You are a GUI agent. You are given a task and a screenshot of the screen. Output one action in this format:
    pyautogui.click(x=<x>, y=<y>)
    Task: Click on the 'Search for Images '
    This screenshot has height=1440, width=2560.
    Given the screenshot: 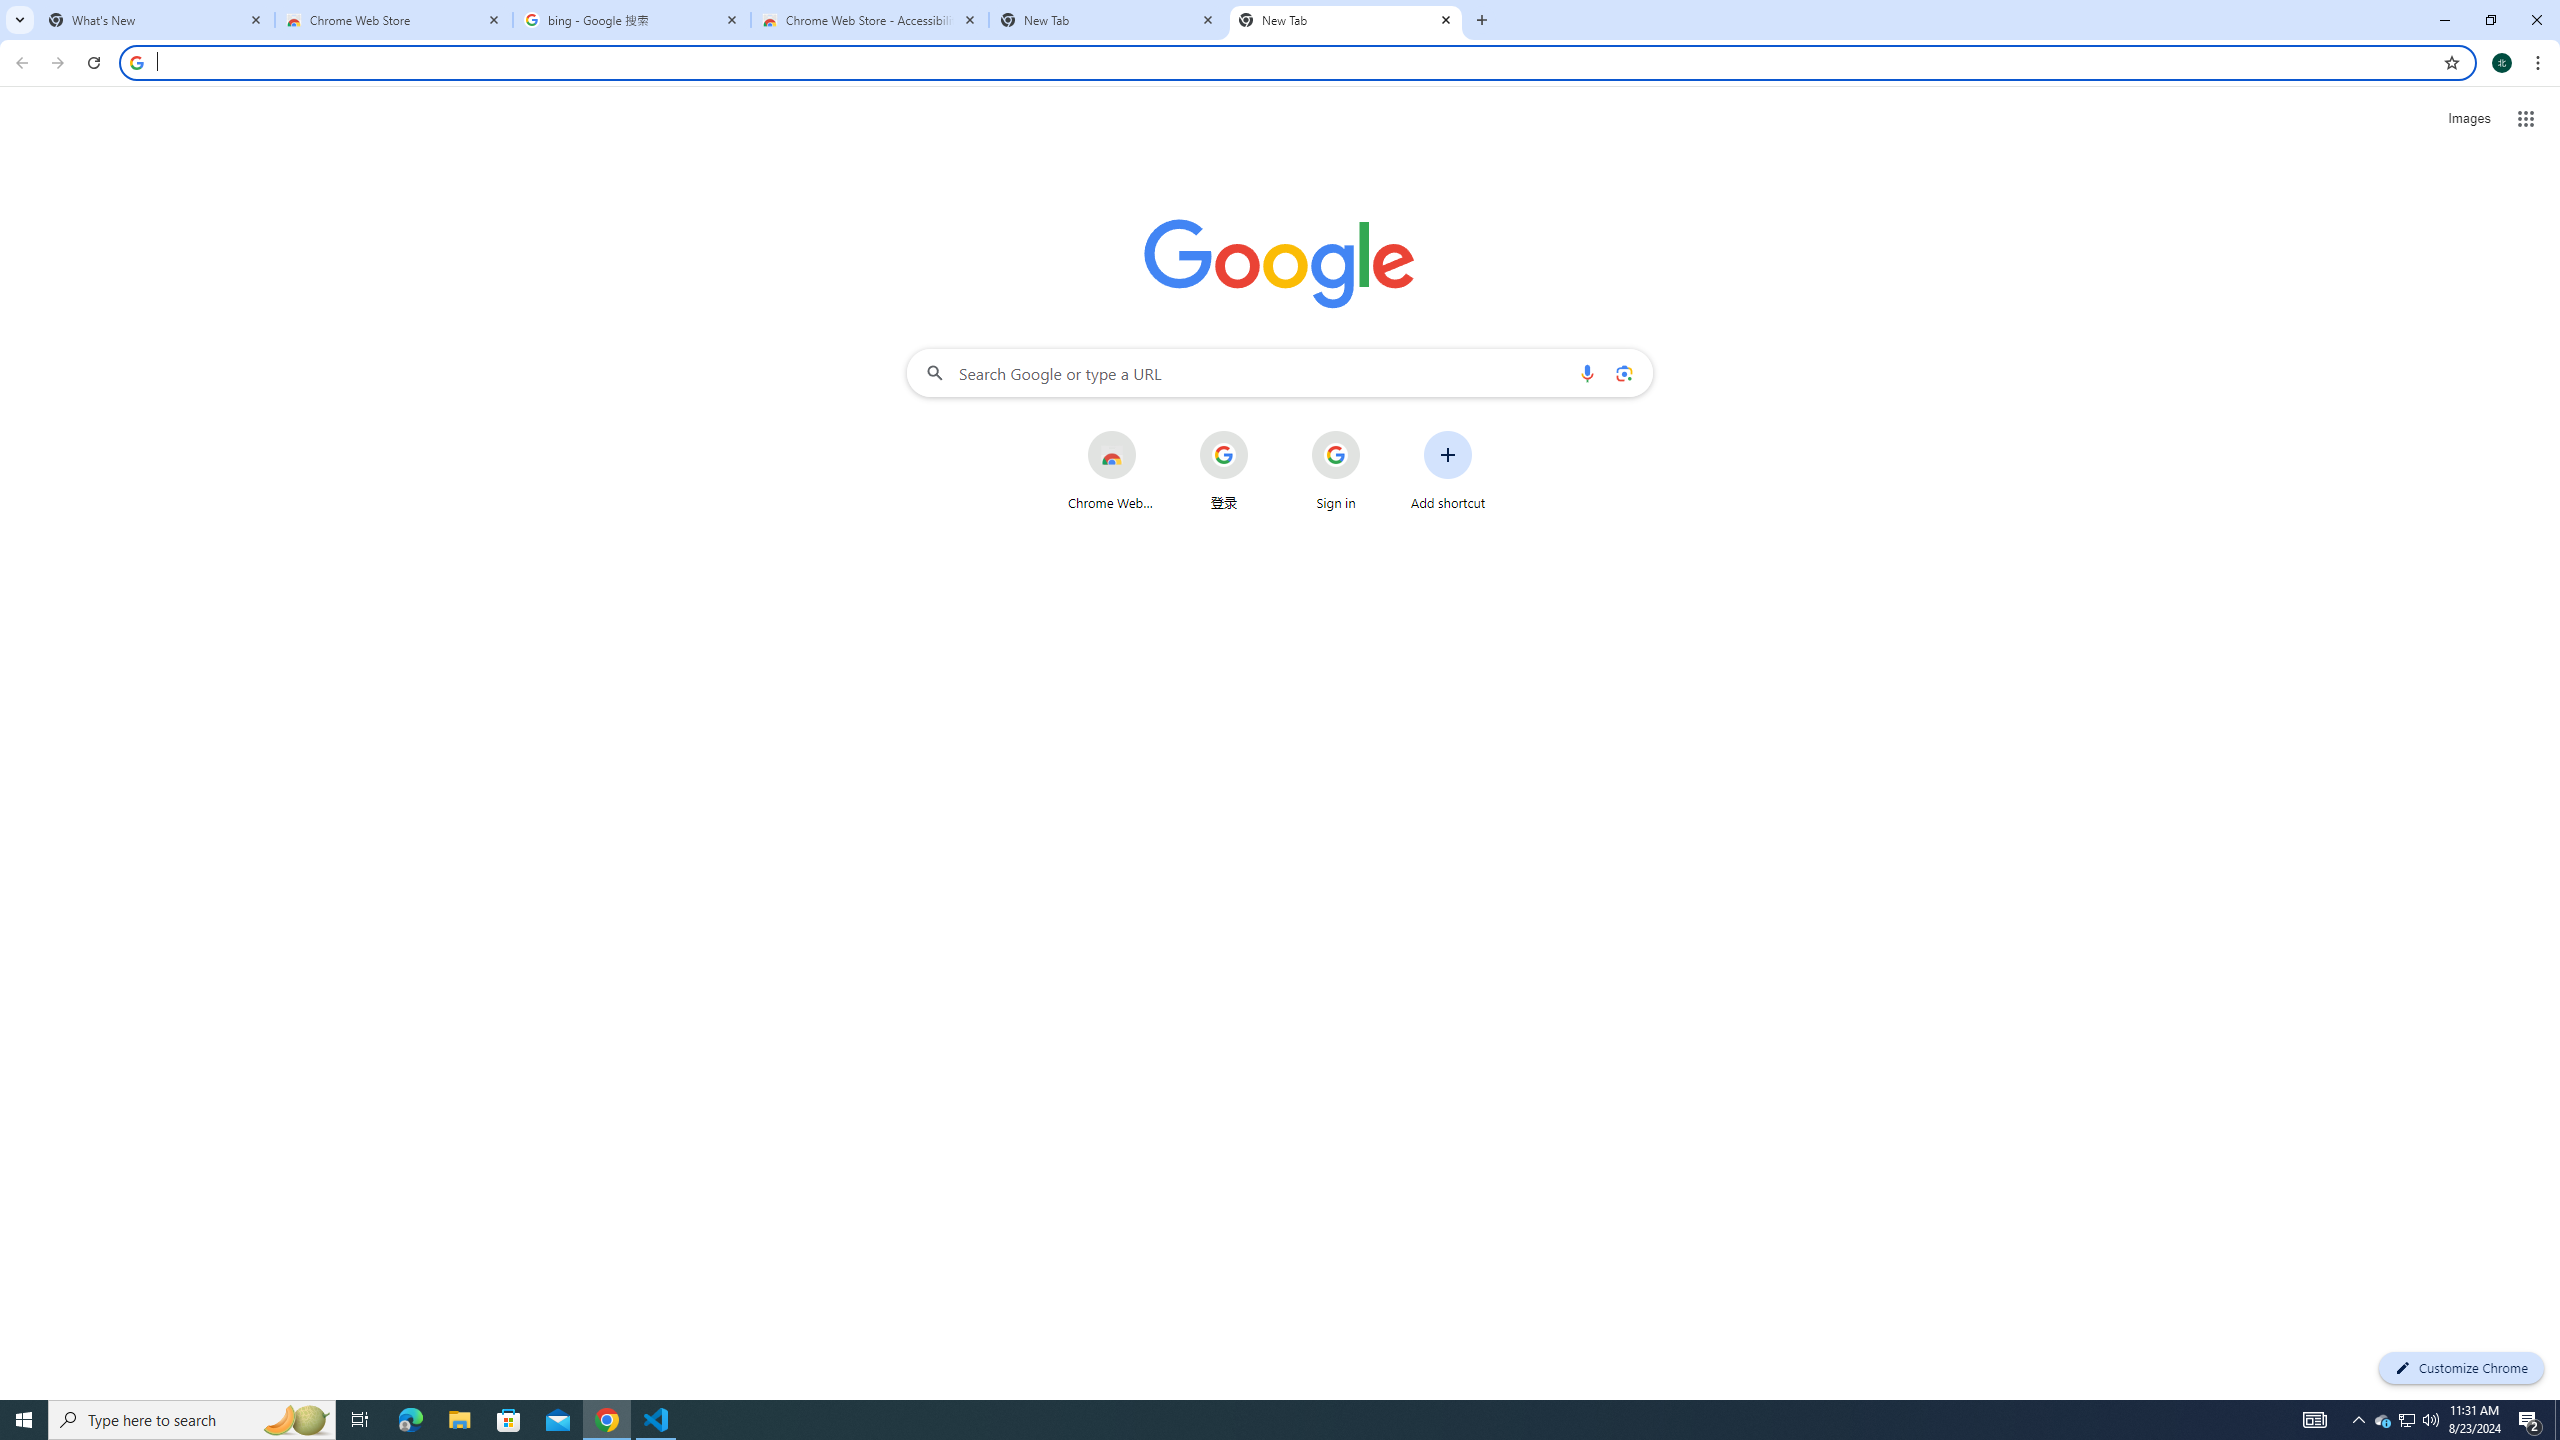 What is the action you would take?
    pyautogui.click(x=2469, y=118)
    